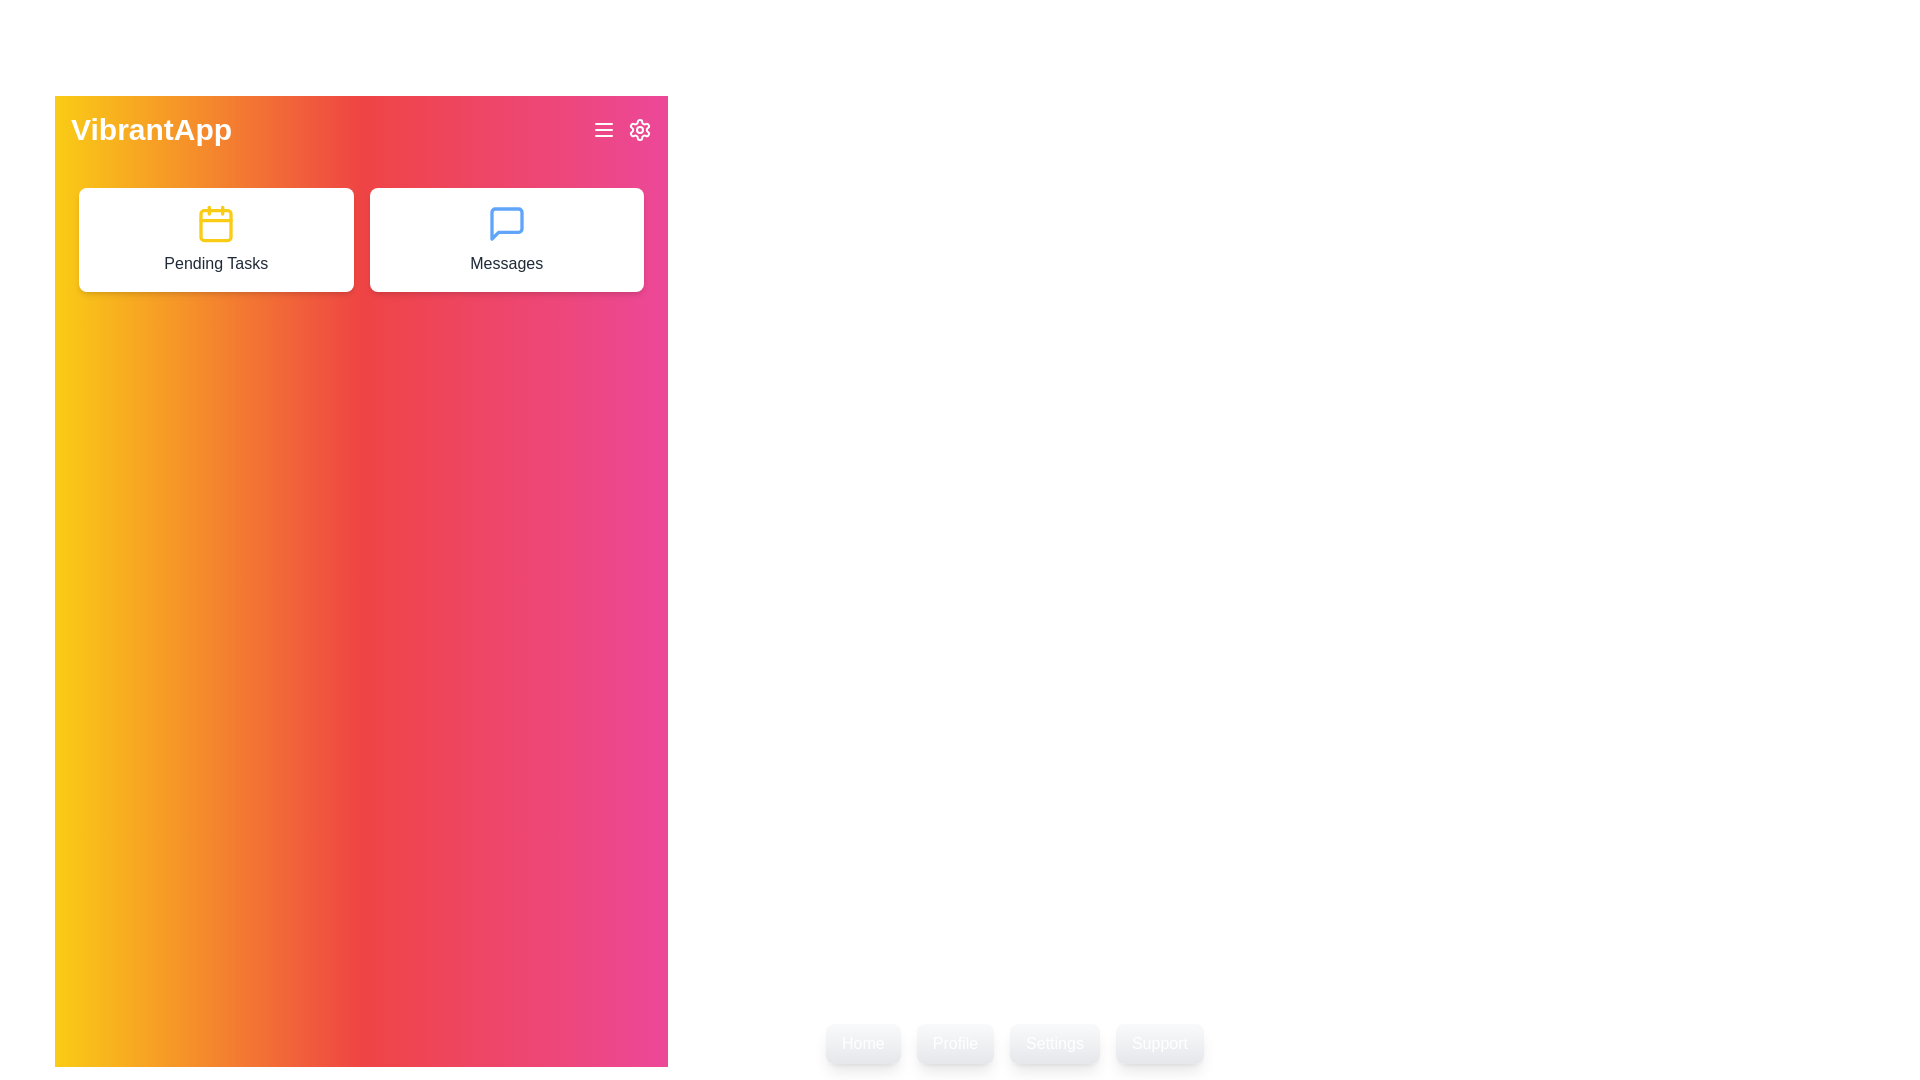 This screenshot has height=1080, width=1920. I want to click on the 'Profile' button located in the footer, so click(954, 1043).